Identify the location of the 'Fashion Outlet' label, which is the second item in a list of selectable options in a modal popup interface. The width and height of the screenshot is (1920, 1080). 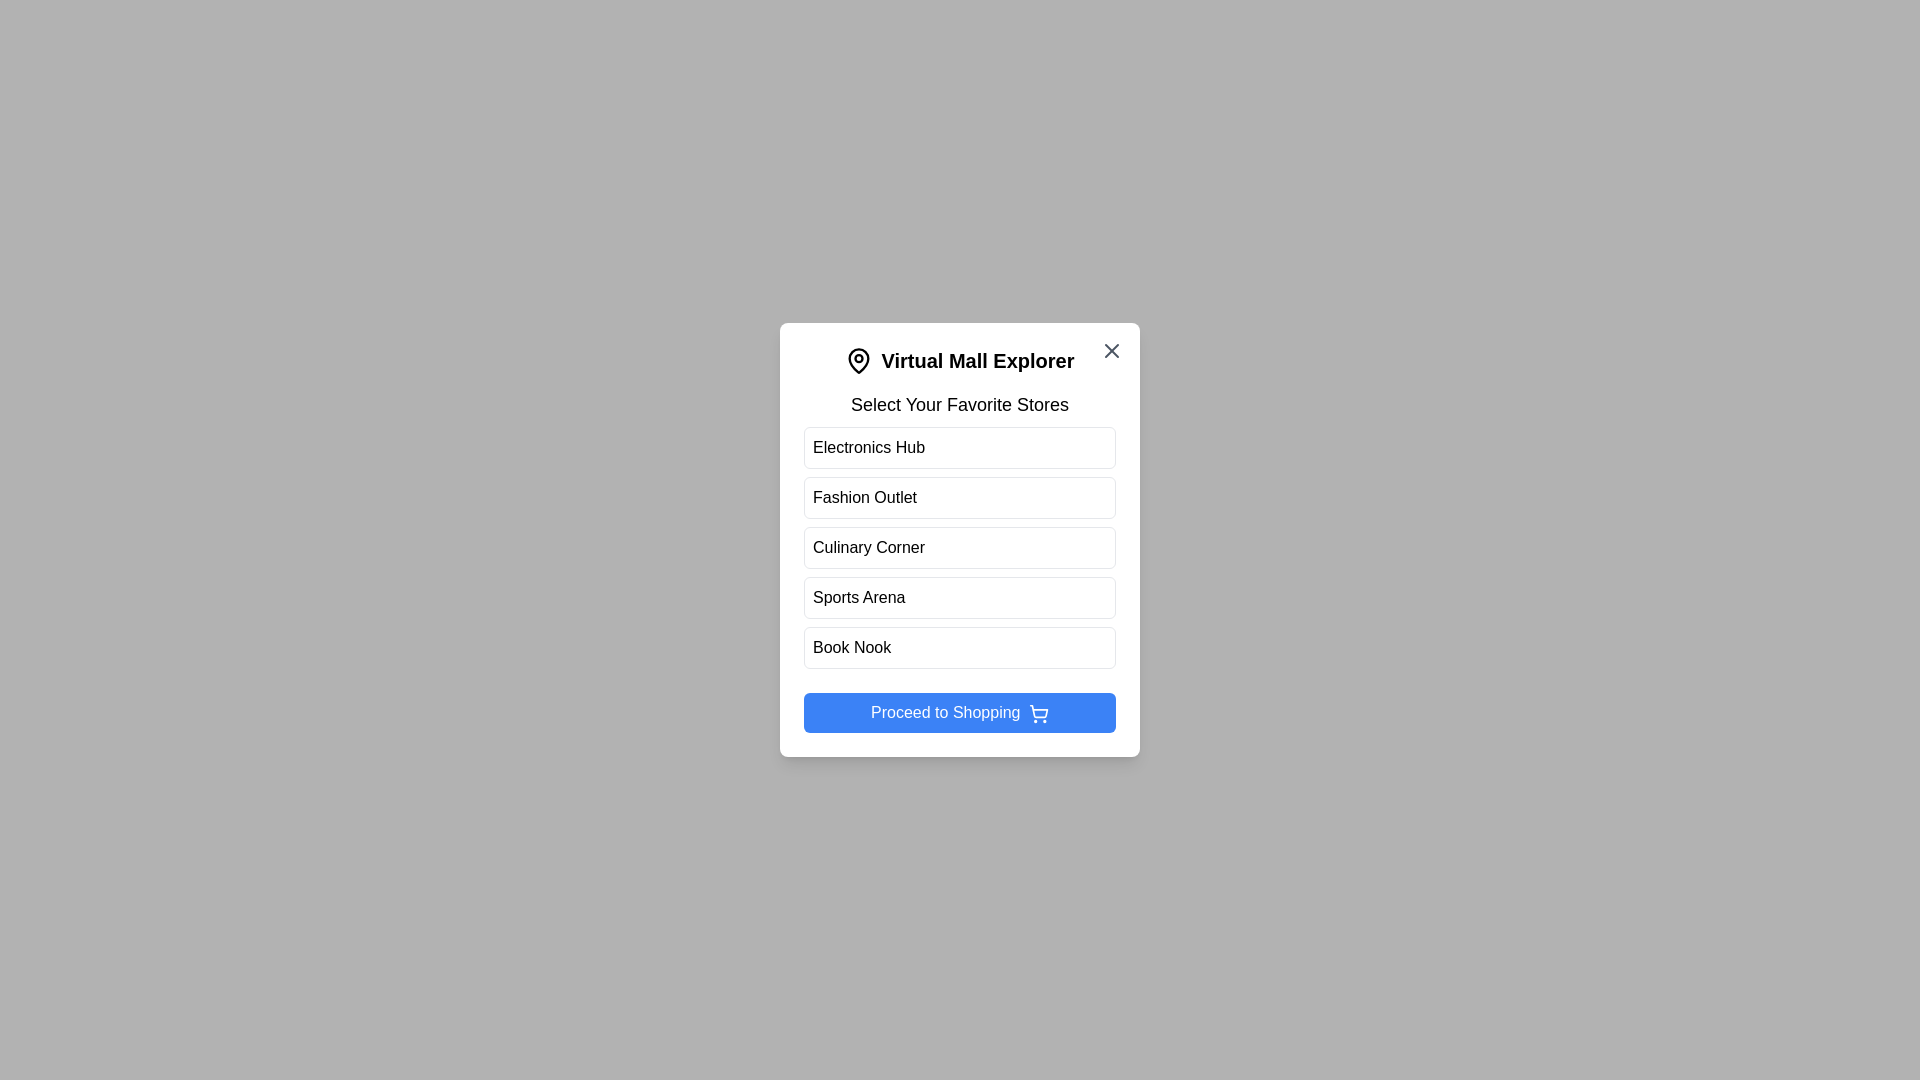
(864, 496).